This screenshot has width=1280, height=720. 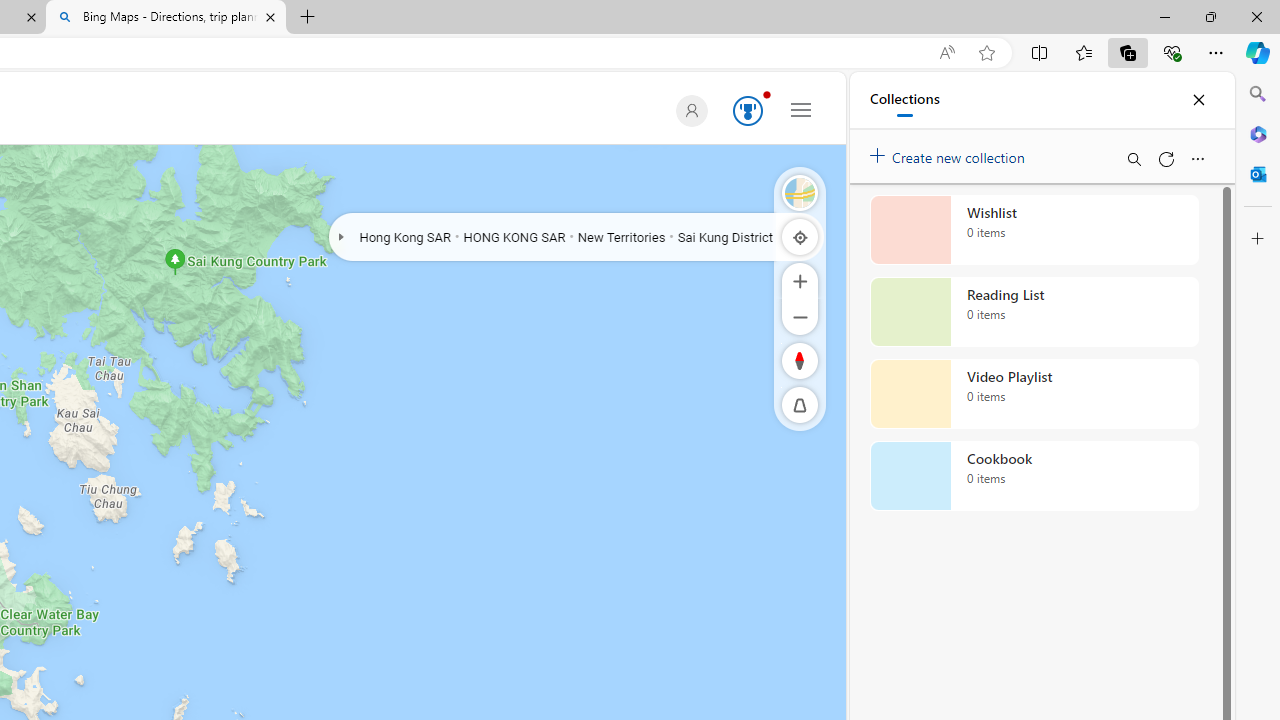 I want to click on 'Bird', so click(x=800, y=192).